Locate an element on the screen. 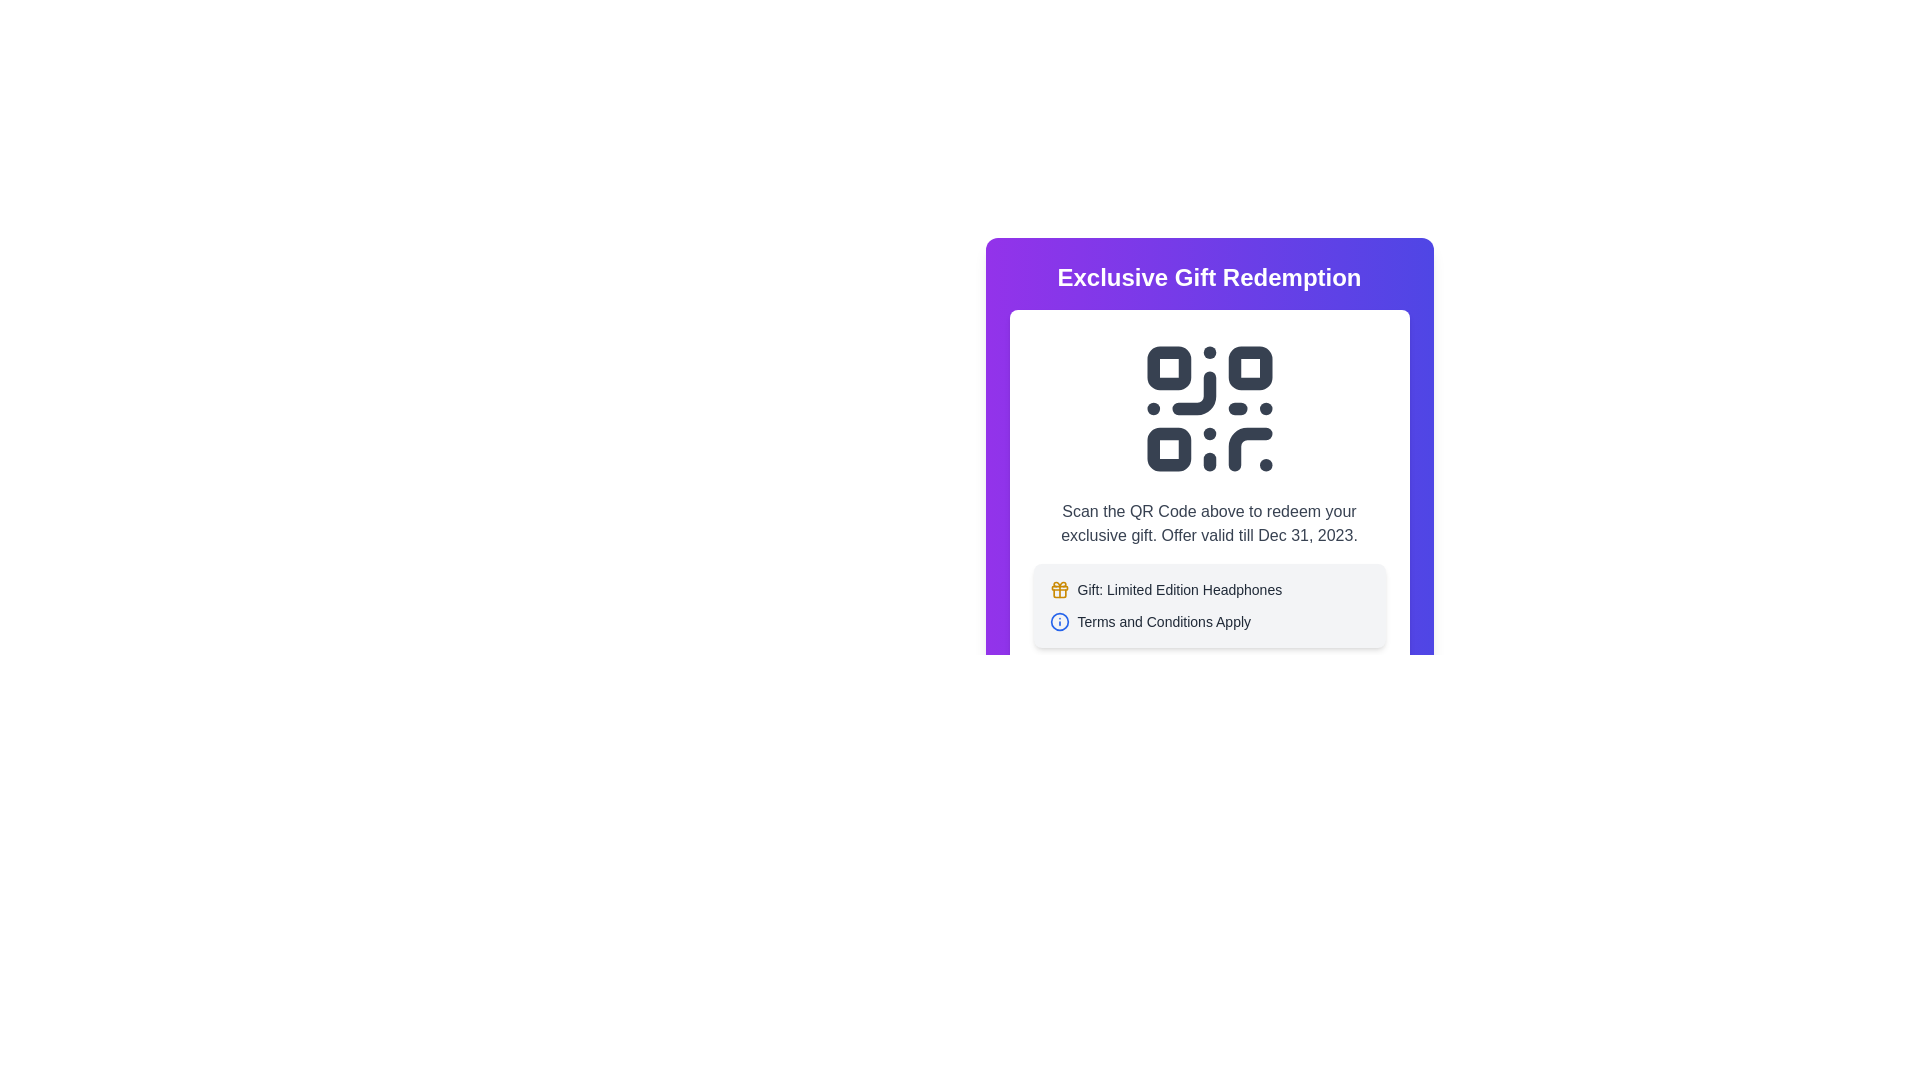 The height and width of the screenshot is (1080, 1920). the text displaying 'Scan the QR Code above to redeem your exclusive gift. Offer valid till Dec 31, 2023.', which is styled with a medium font weight and gray color, located centrally beneath the QR code graphic is located at coordinates (1208, 523).